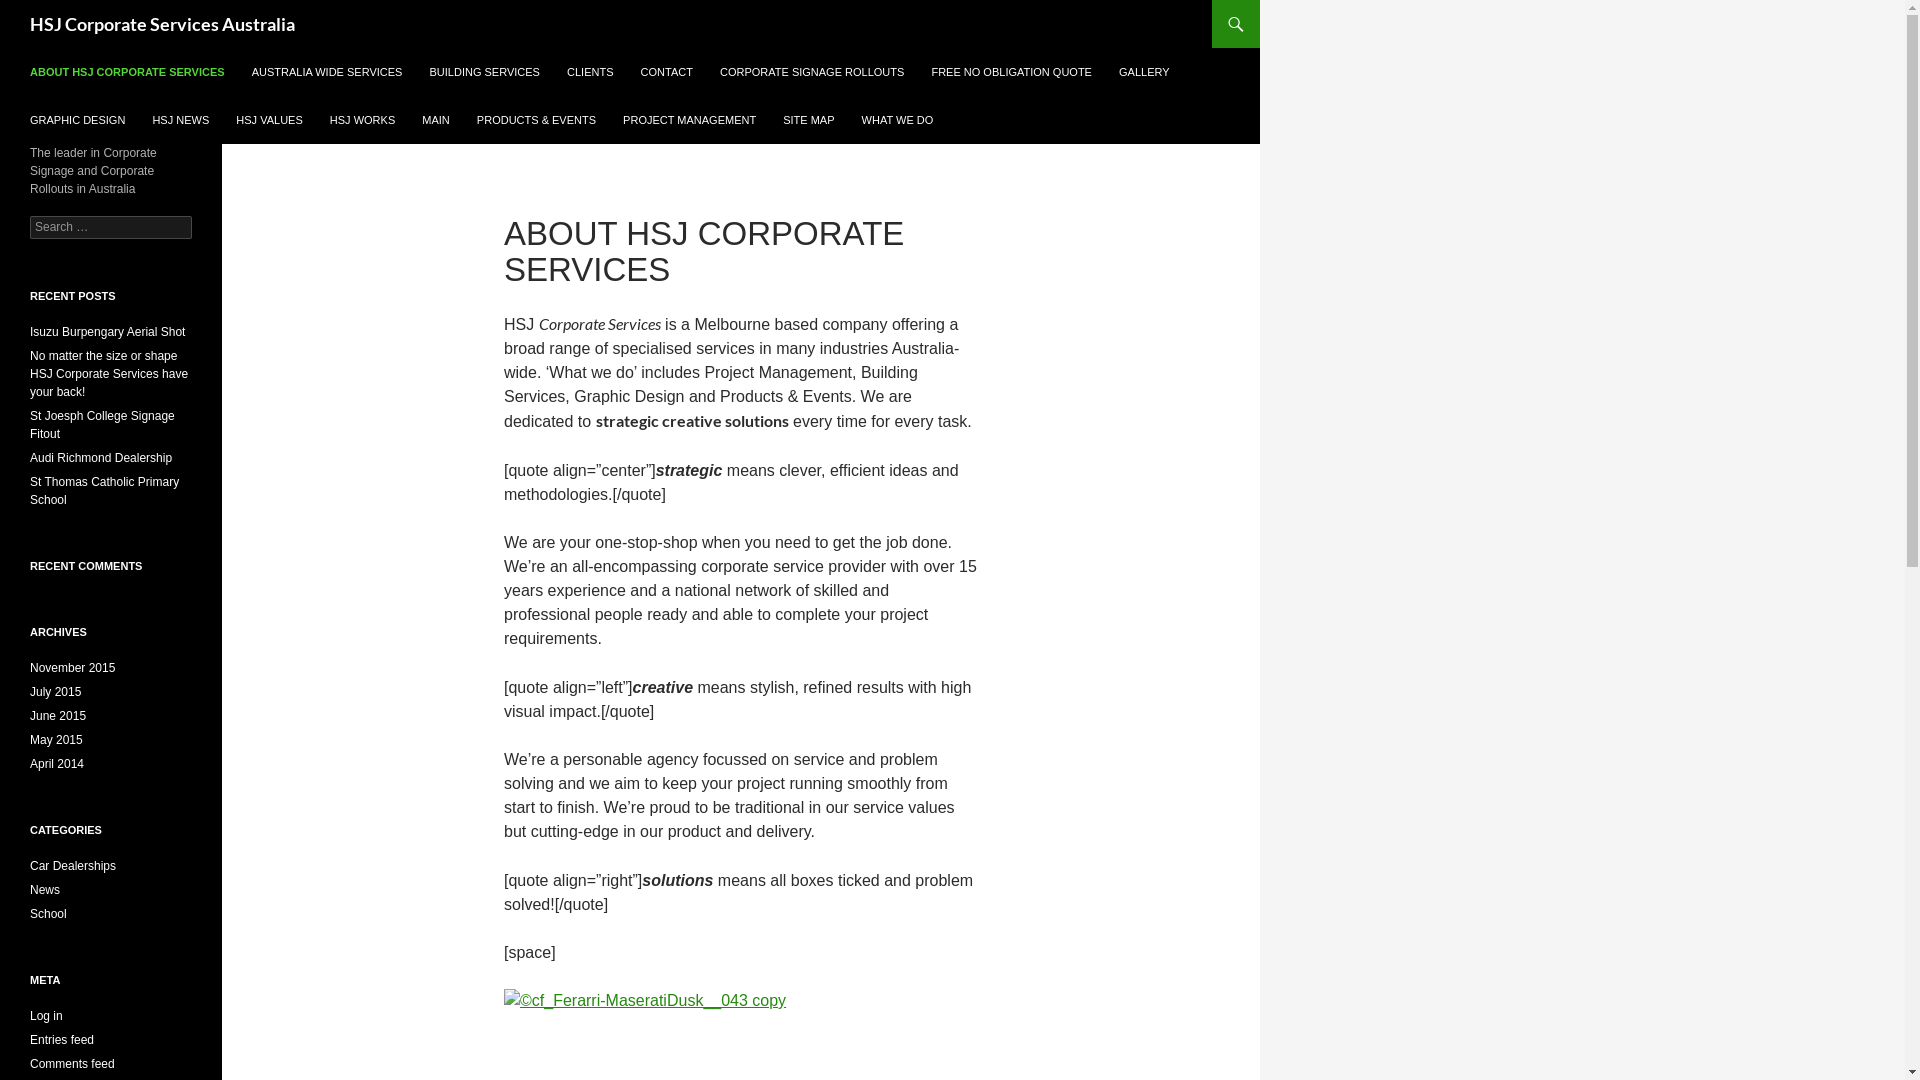 The image size is (1920, 1080). Describe the element at coordinates (101, 423) in the screenshot. I see `'St Joesph College Signage Fitout'` at that location.